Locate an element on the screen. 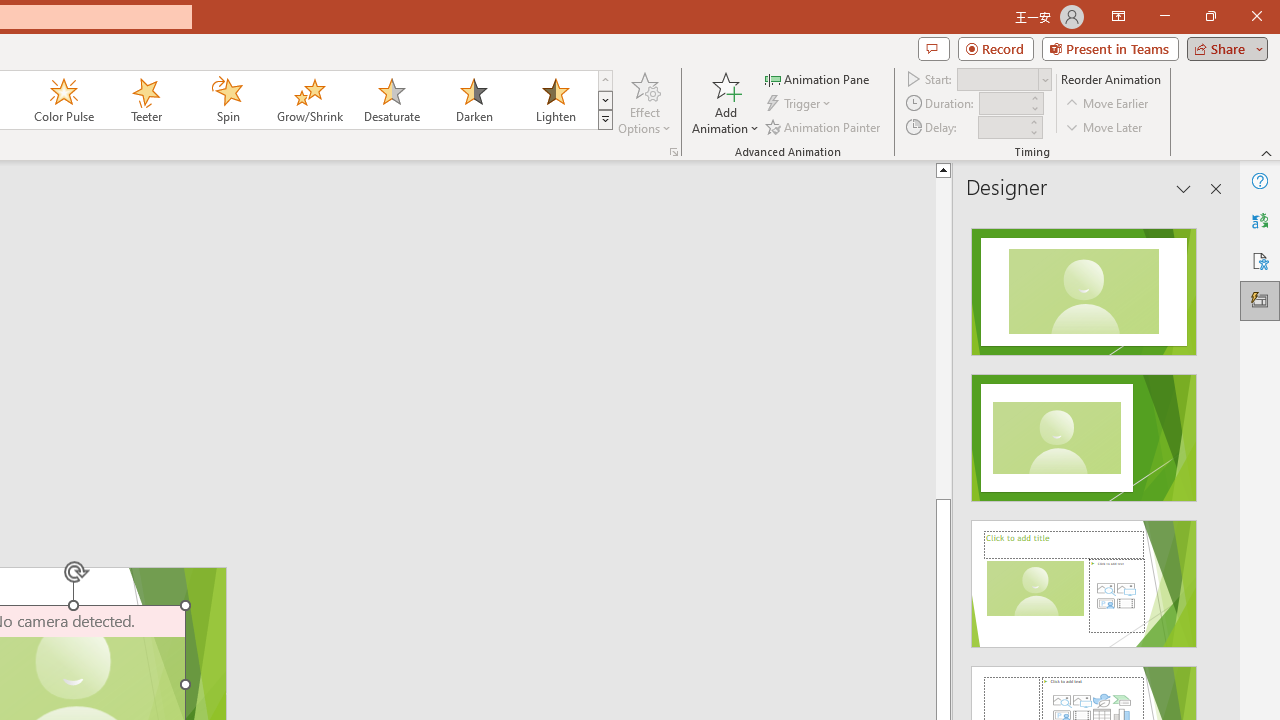  'Add Animation' is located at coordinates (724, 103).